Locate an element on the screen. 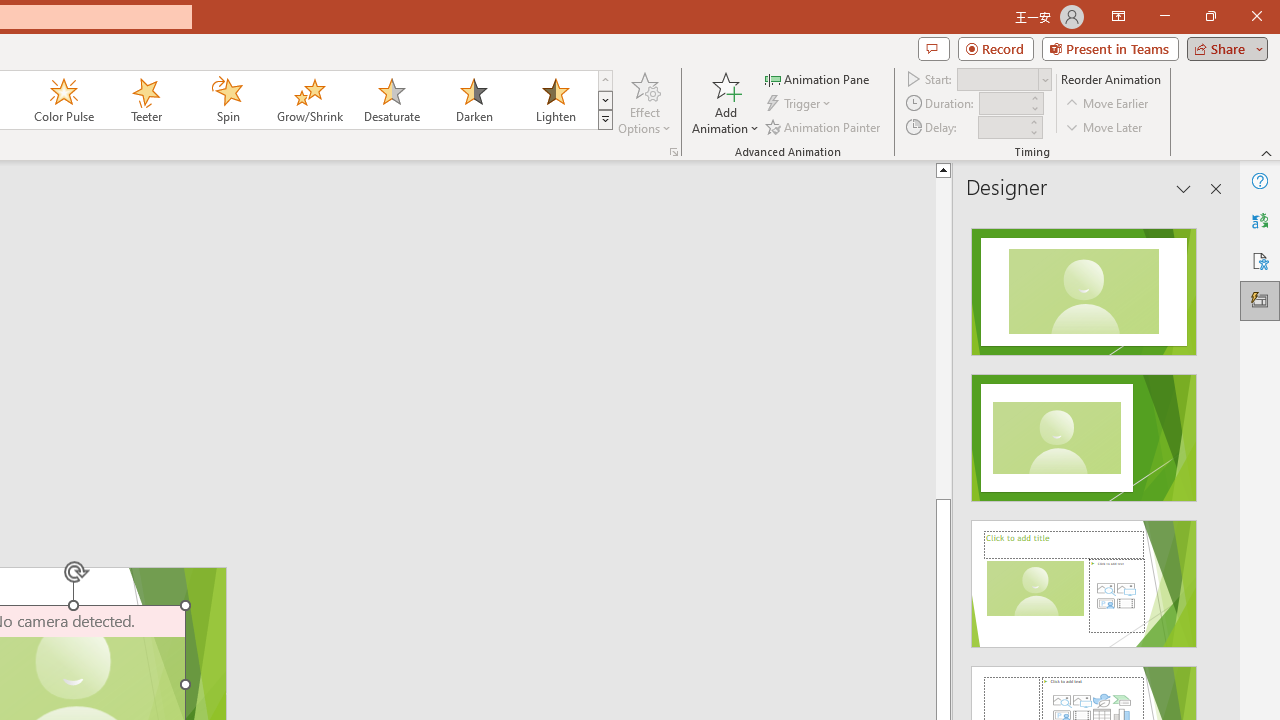  'Add Animation' is located at coordinates (724, 103).